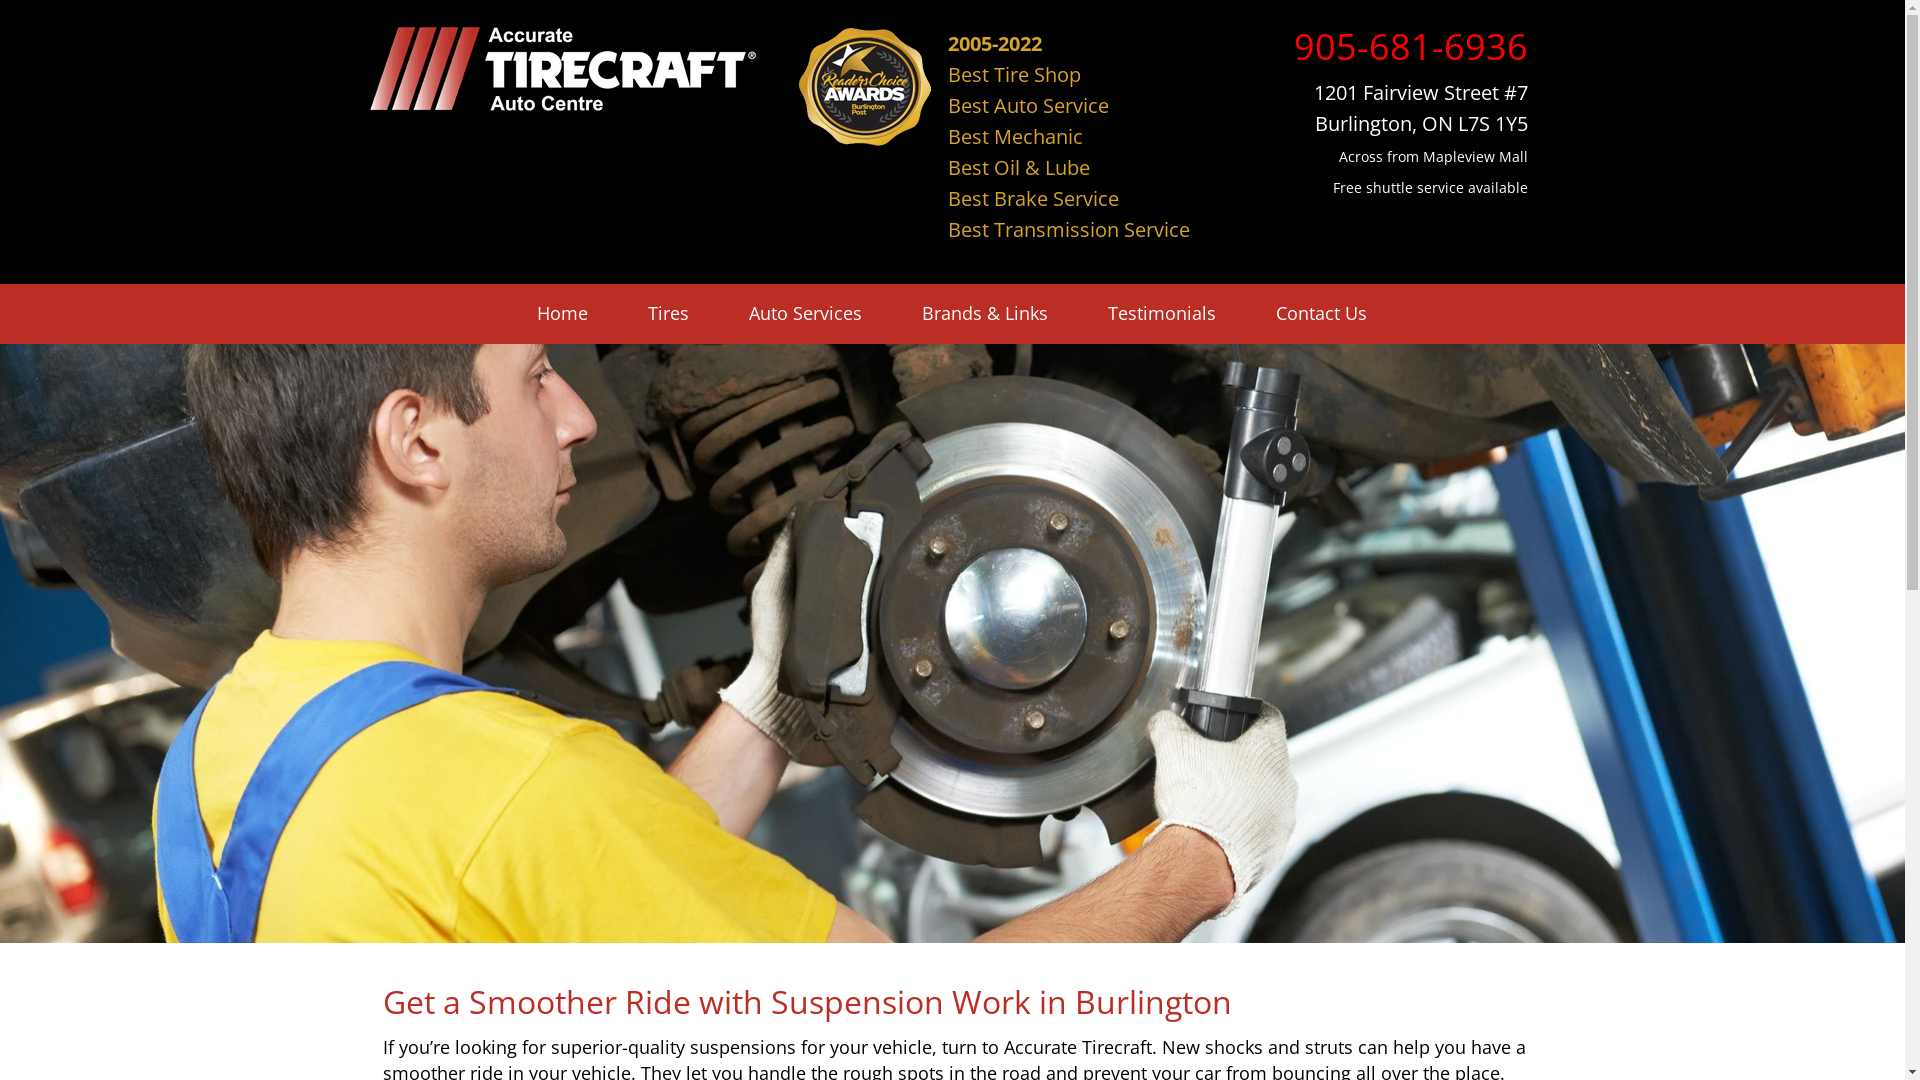 The image size is (1920, 1080). I want to click on 'Tires', so click(668, 313).